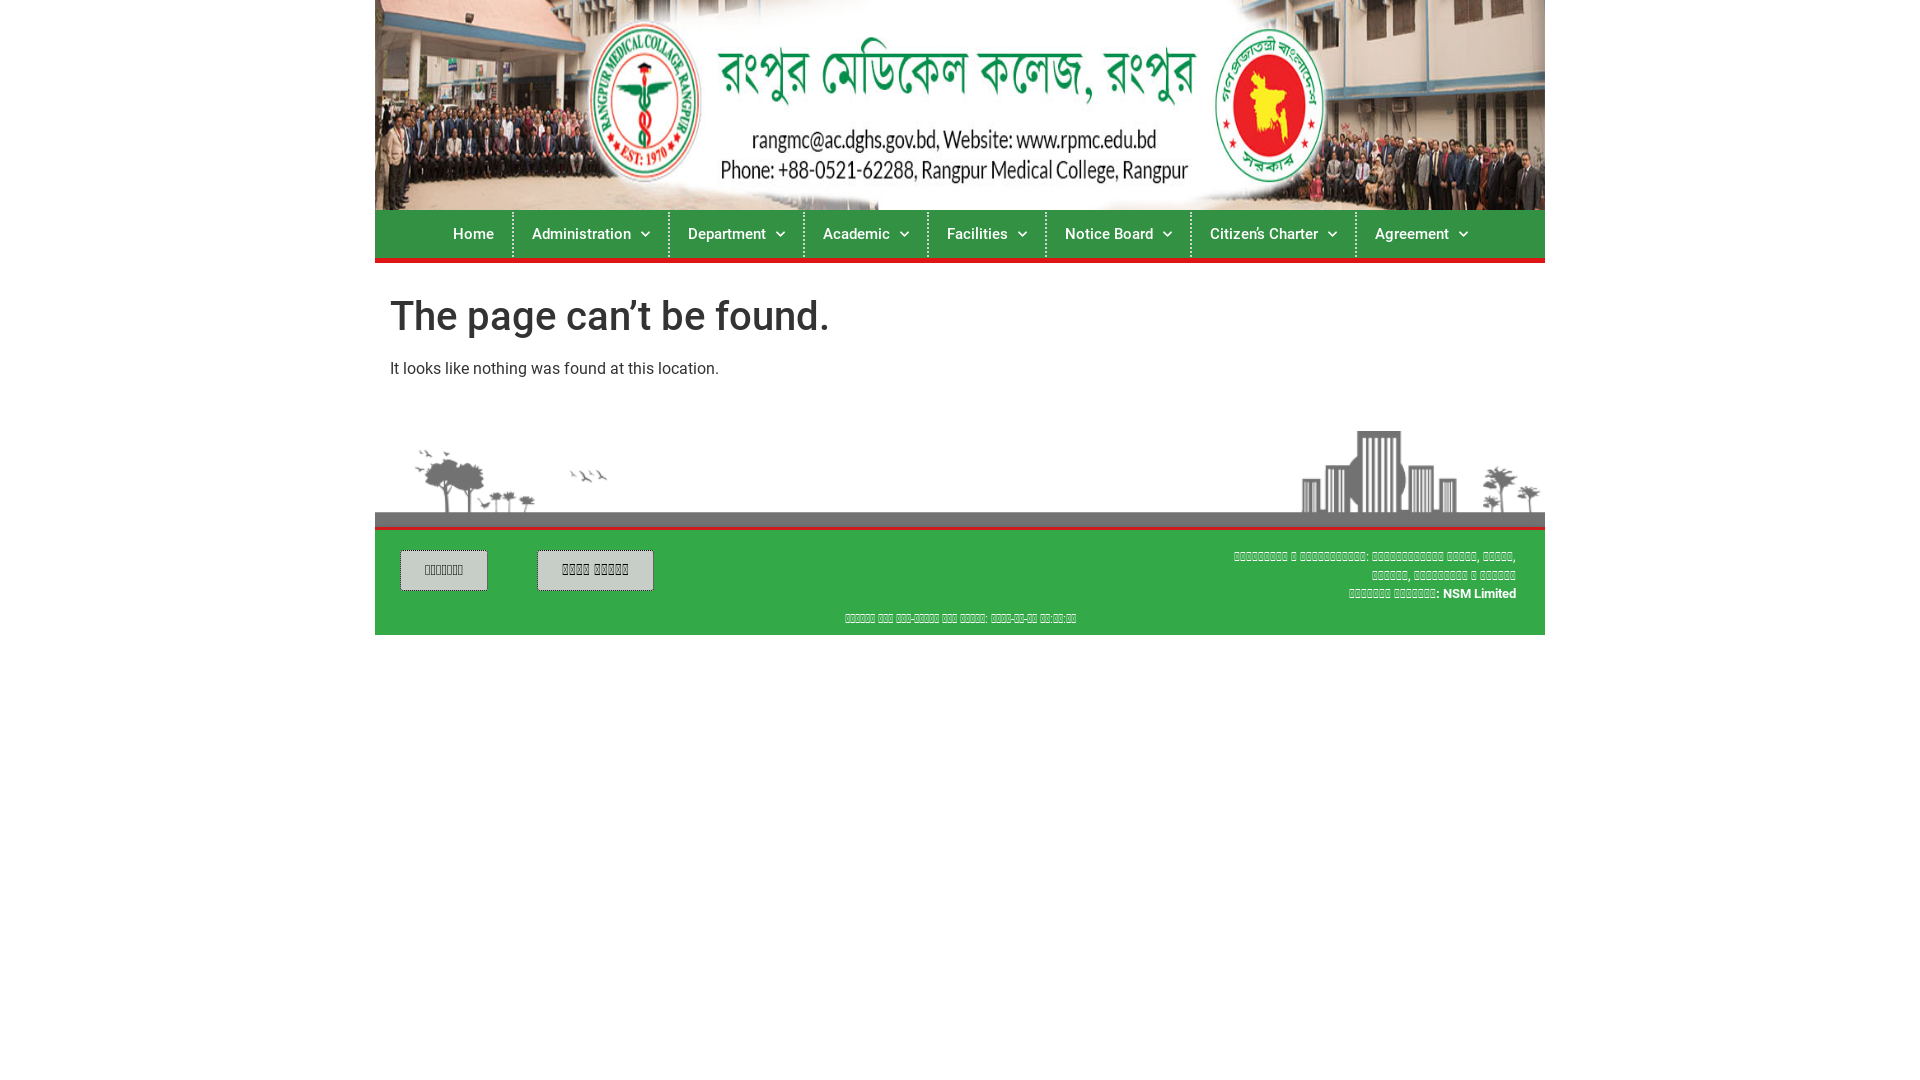 The width and height of the screenshot is (1920, 1080). I want to click on 'Academic', so click(864, 233).